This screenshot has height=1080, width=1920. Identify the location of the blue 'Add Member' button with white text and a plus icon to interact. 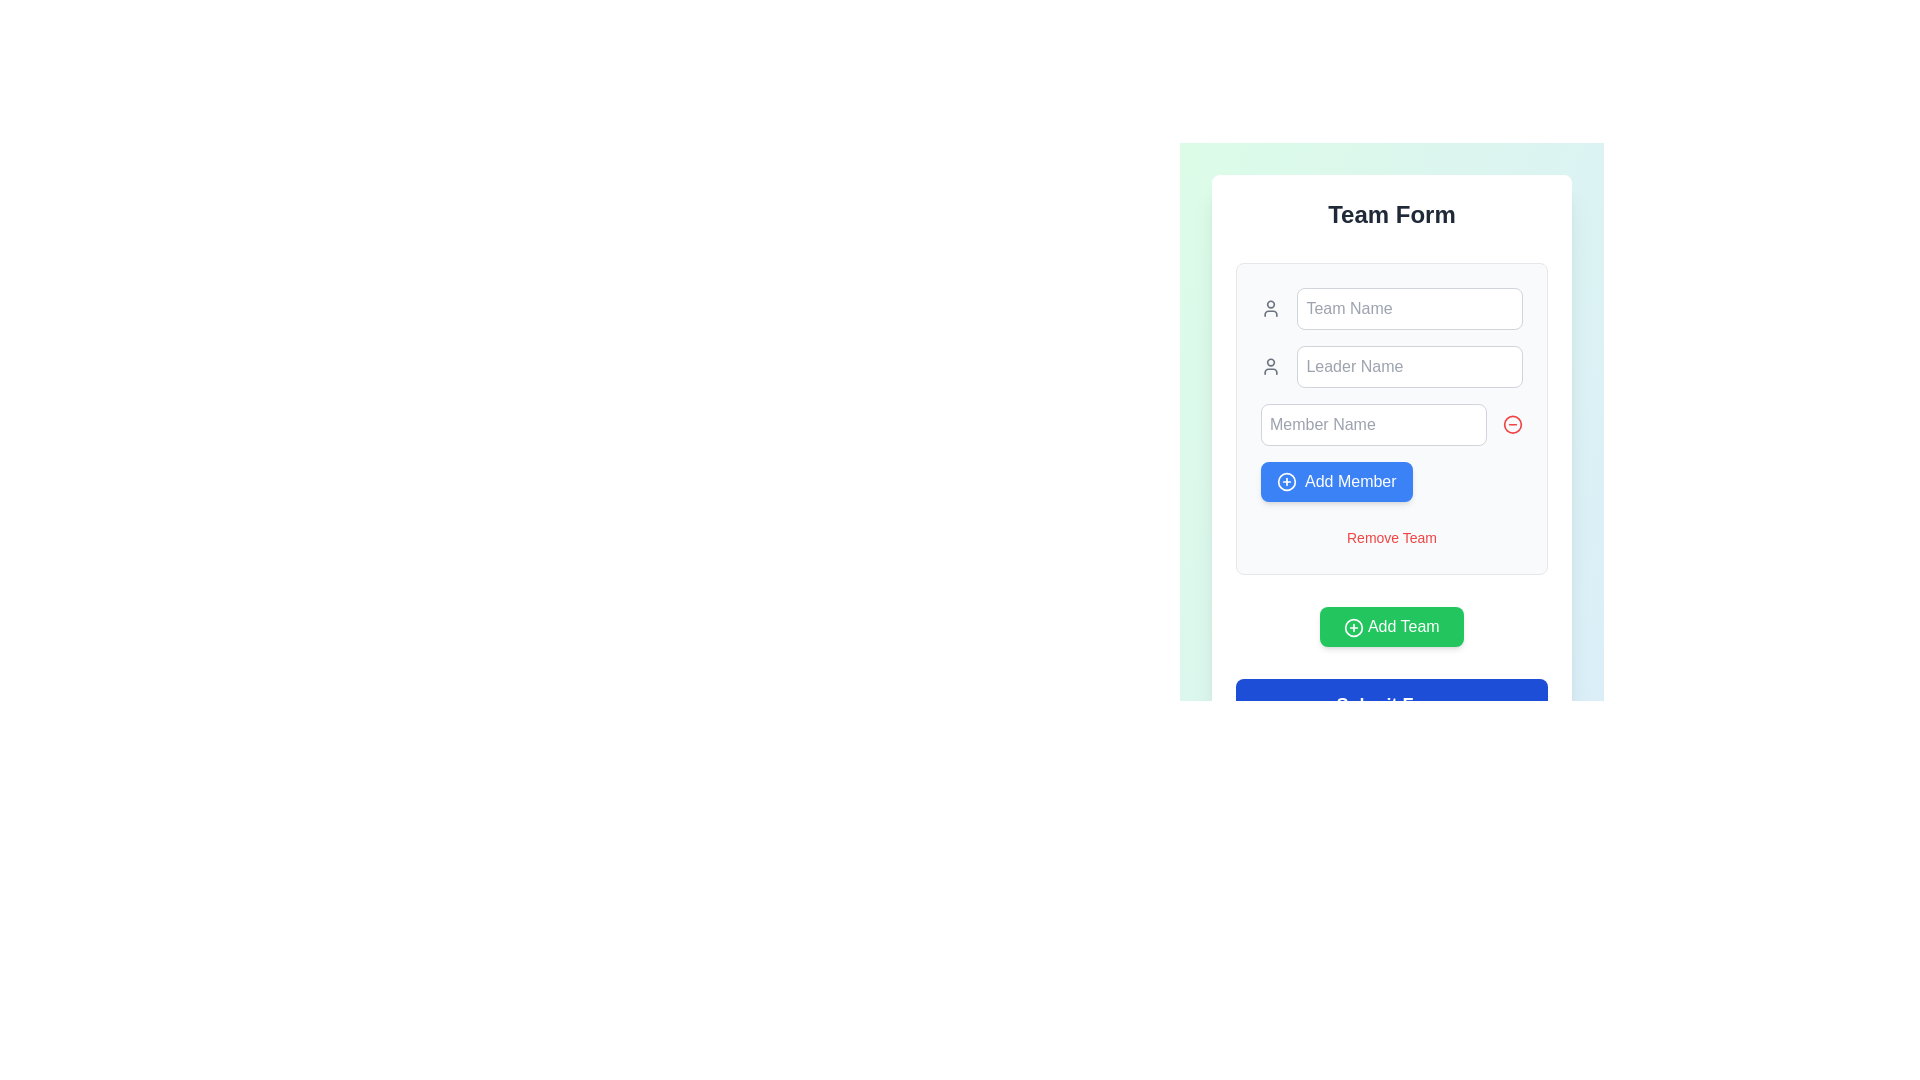
(1336, 482).